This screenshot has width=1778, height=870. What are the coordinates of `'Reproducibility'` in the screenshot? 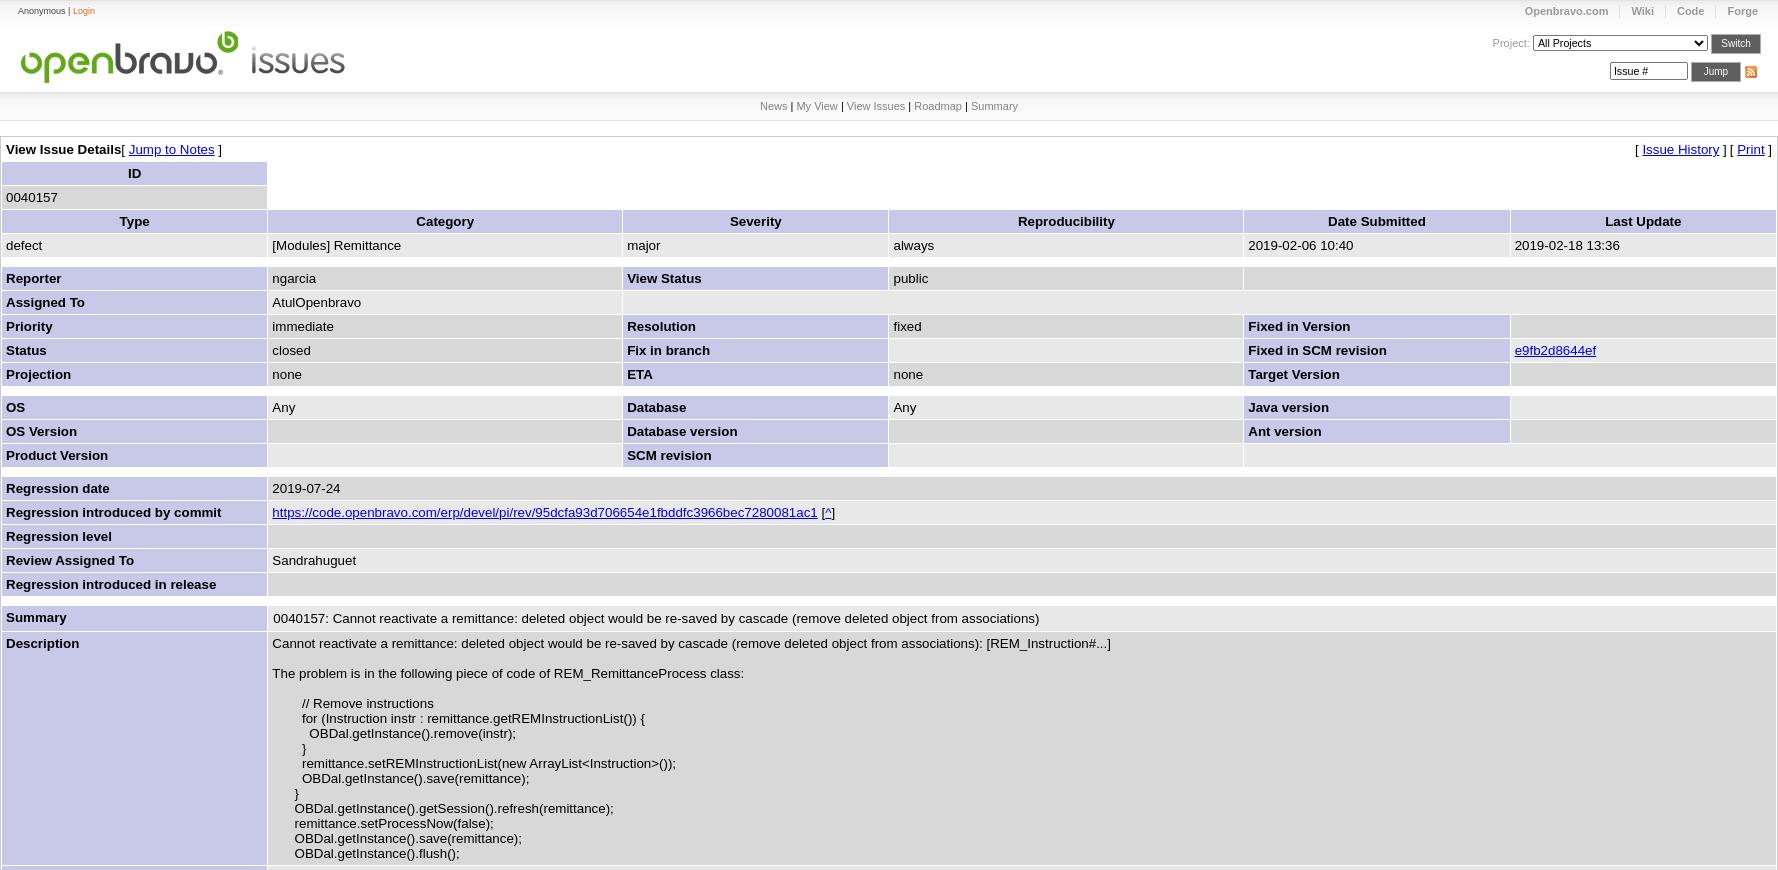 It's located at (1065, 221).